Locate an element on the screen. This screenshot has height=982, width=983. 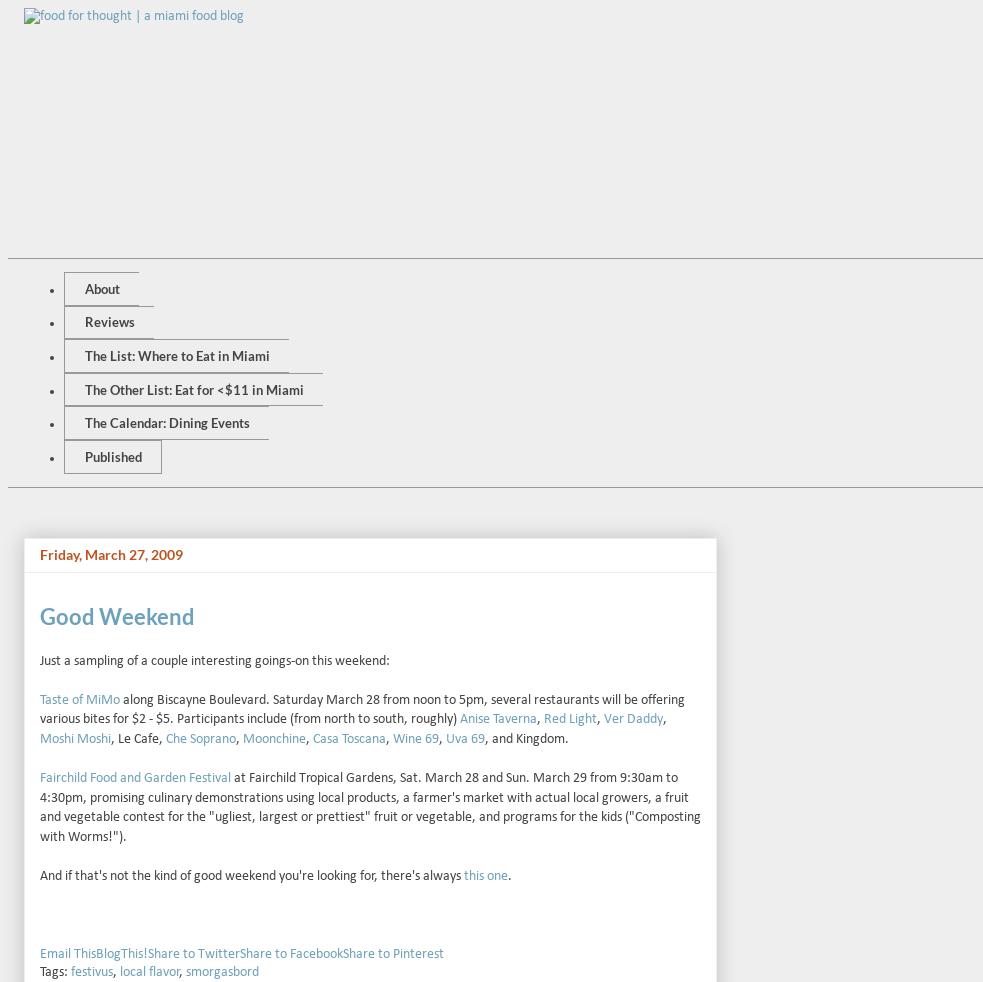
'Moshi Moshi' is located at coordinates (74, 738).